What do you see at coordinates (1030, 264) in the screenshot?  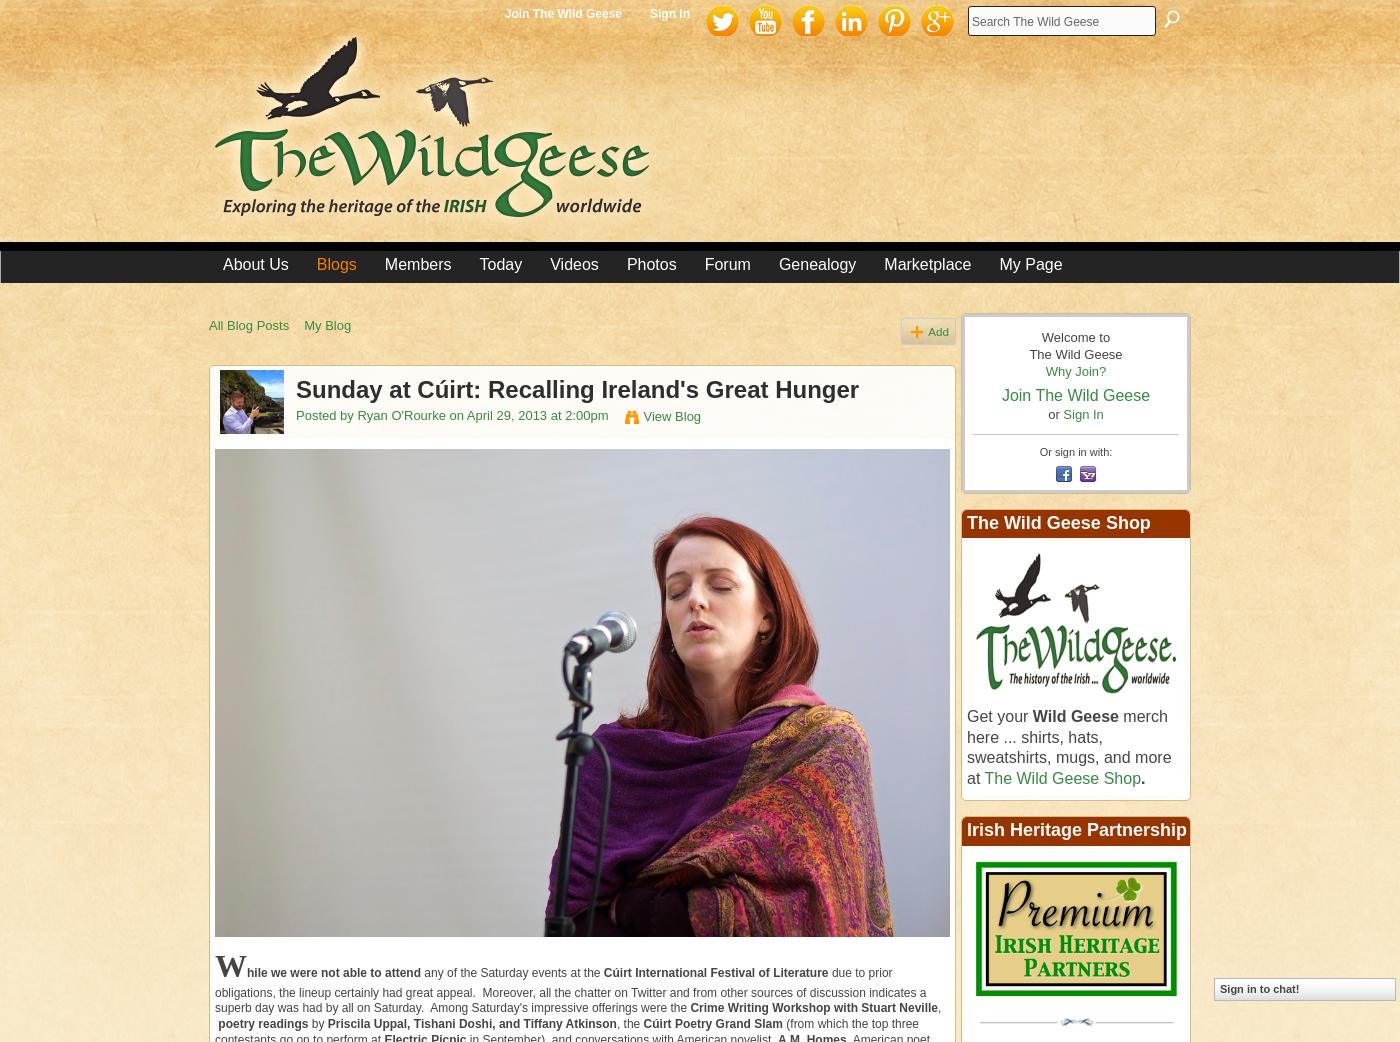 I see `'My Page'` at bounding box center [1030, 264].